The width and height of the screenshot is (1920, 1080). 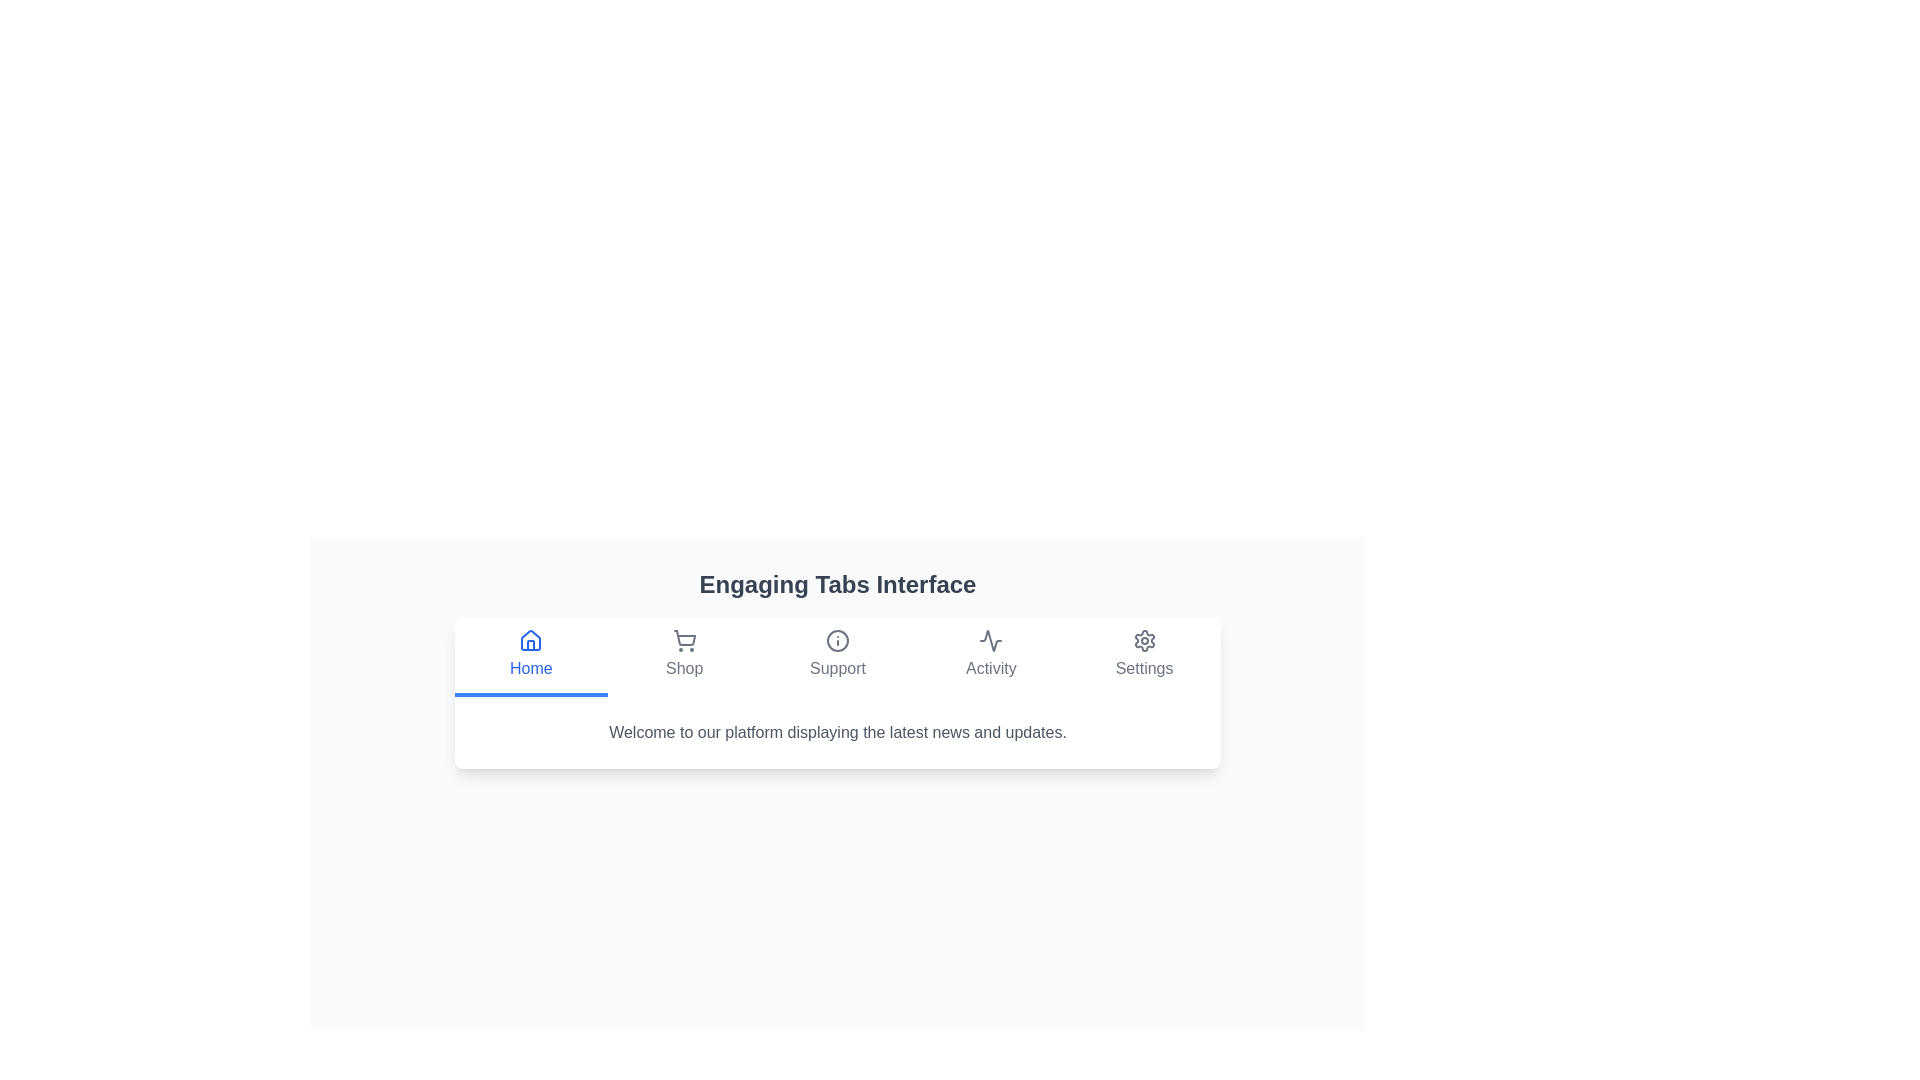 What do you see at coordinates (531, 656) in the screenshot?
I see `the first navigation tab button on the horizontal navigation bar` at bounding box center [531, 656].